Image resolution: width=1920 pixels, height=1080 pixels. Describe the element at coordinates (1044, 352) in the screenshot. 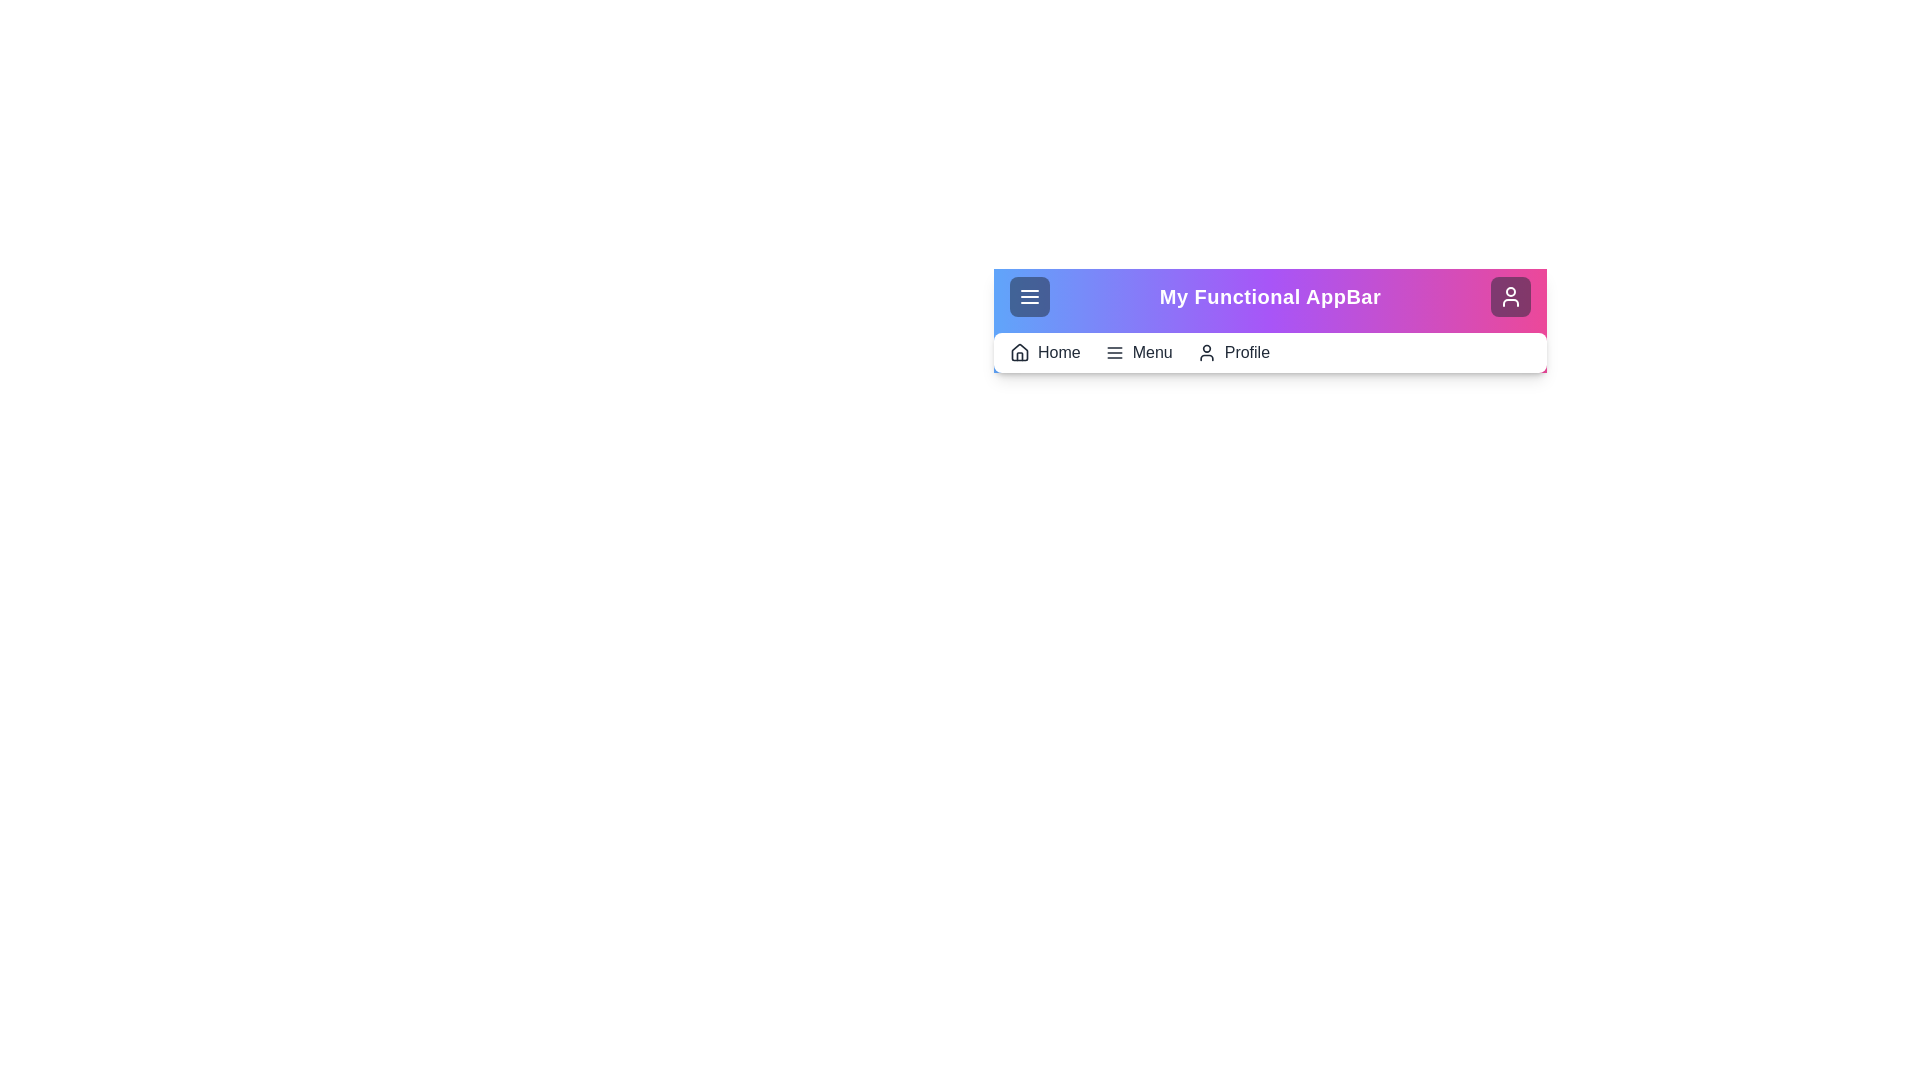

I see `the 'Home' button in the navigation bar` at that location.